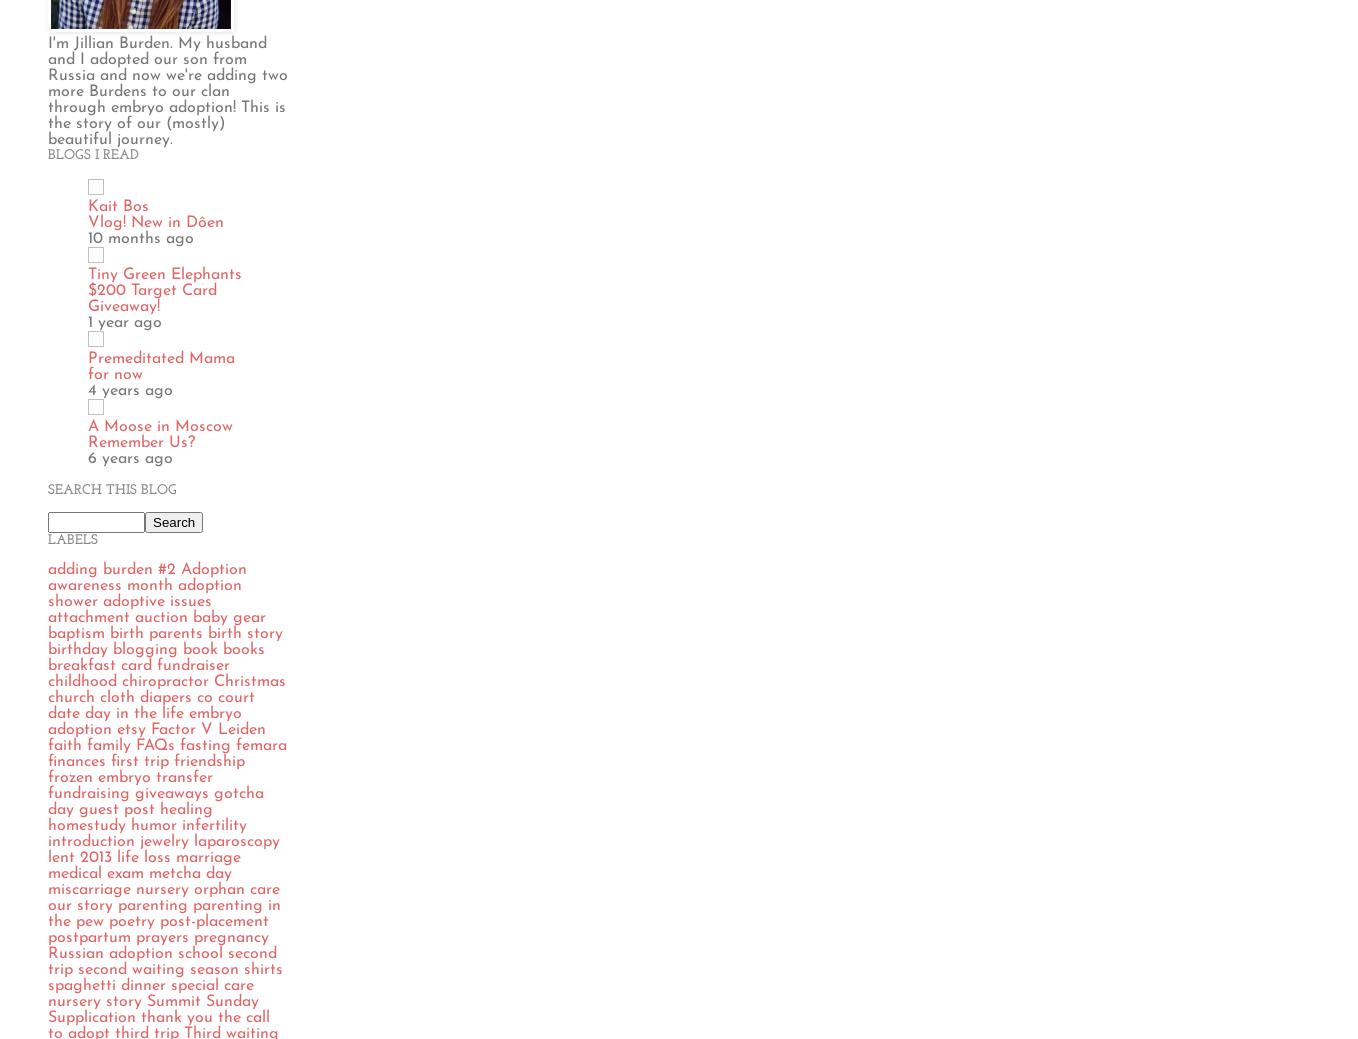  Describe the element at coordinates (82, 664) in the screenshot. I see `'breakfast'` at that location.